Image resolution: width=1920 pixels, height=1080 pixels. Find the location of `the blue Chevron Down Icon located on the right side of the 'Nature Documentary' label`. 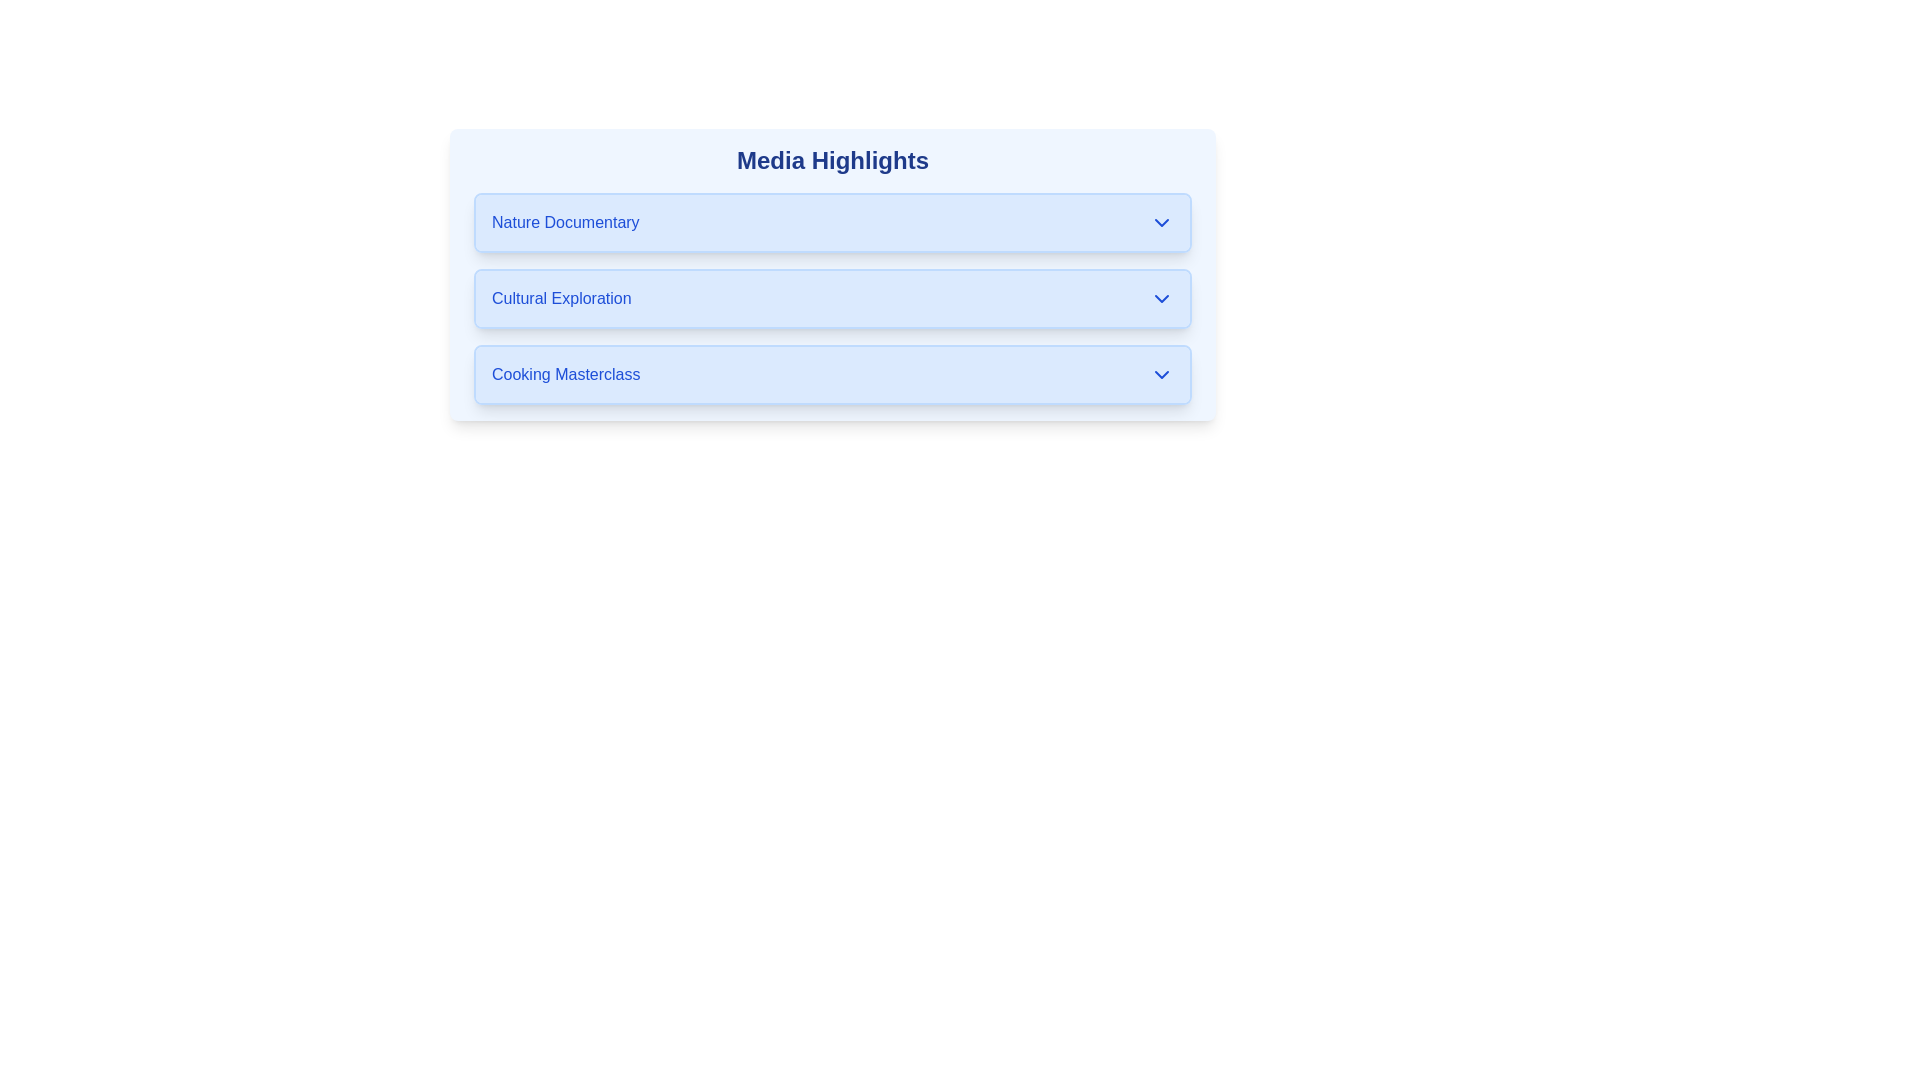

the blue Chevron Down Icon located on the right side of the 'Nature Documentary' label is located at coordinates (1161, 223).